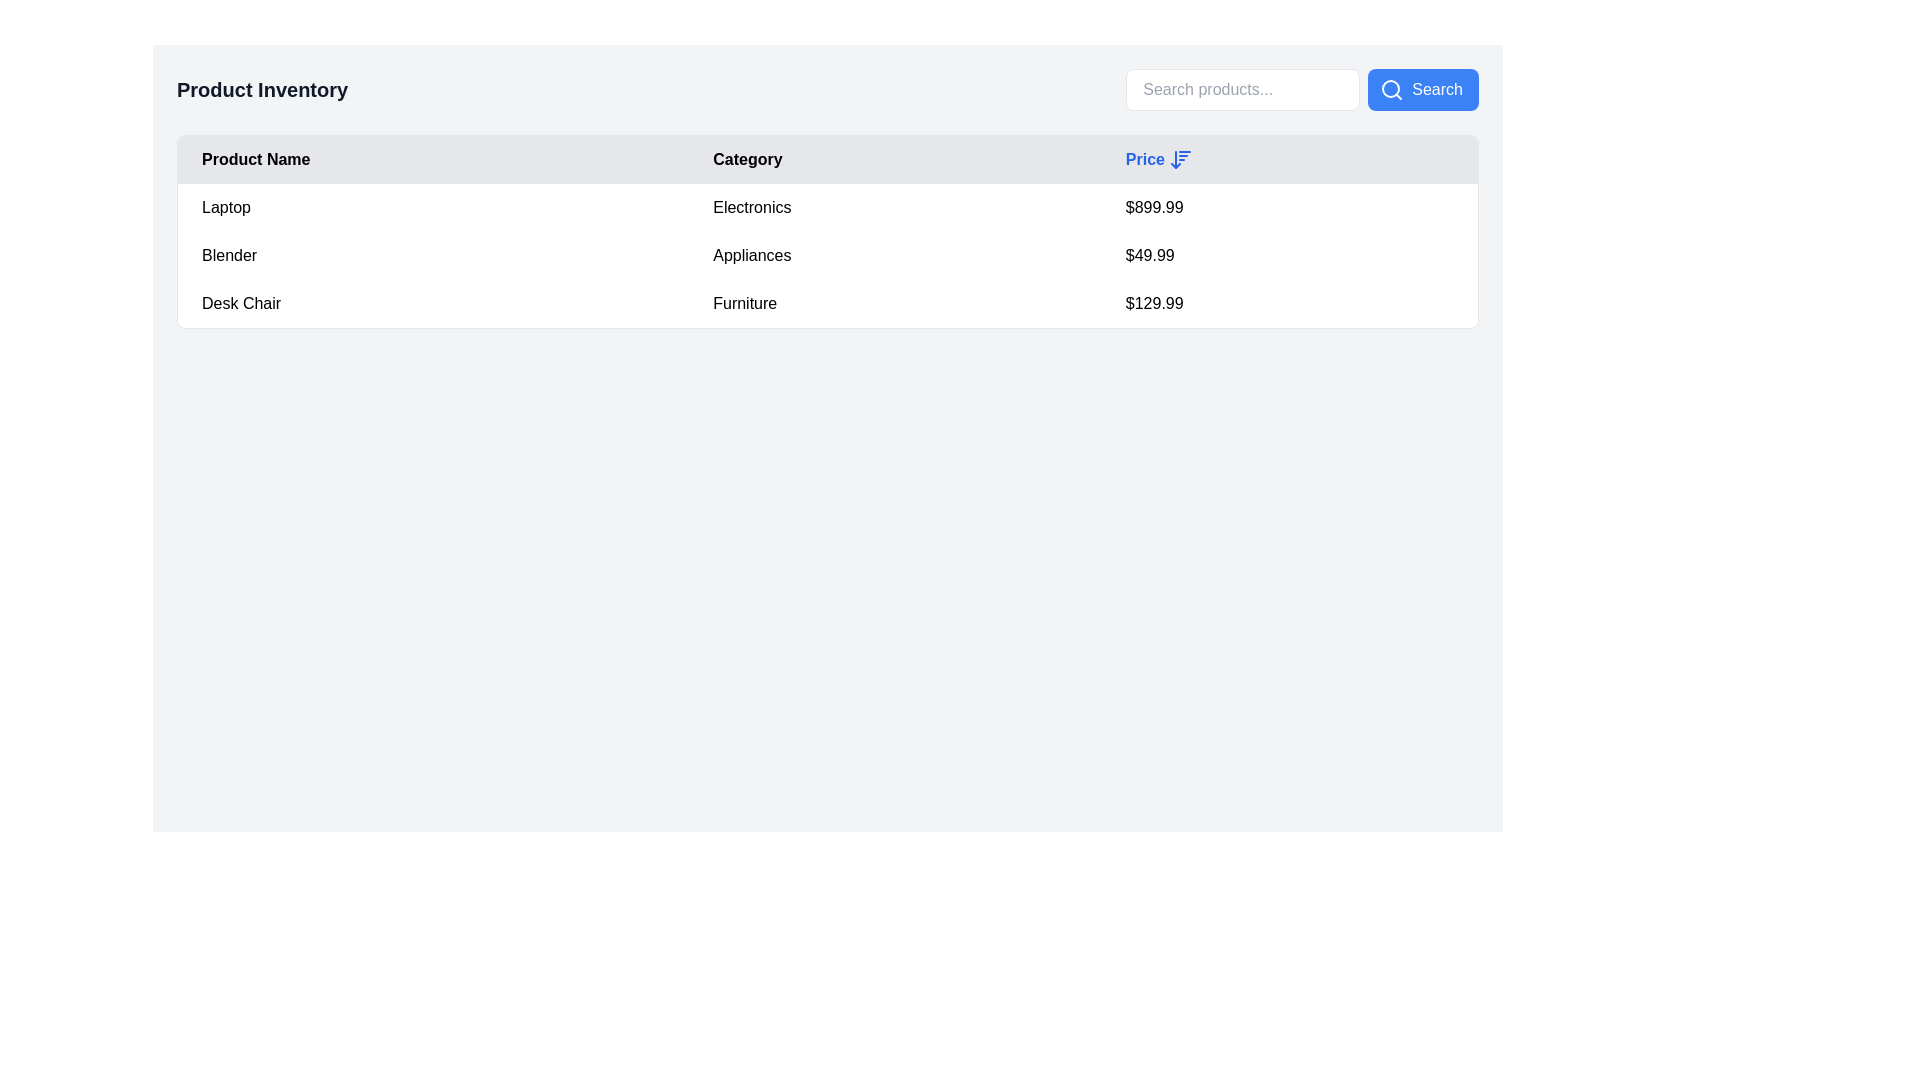  I want to click on the text input field with placeholder text 'Search products...' to focus on it, so click(1242, 88).